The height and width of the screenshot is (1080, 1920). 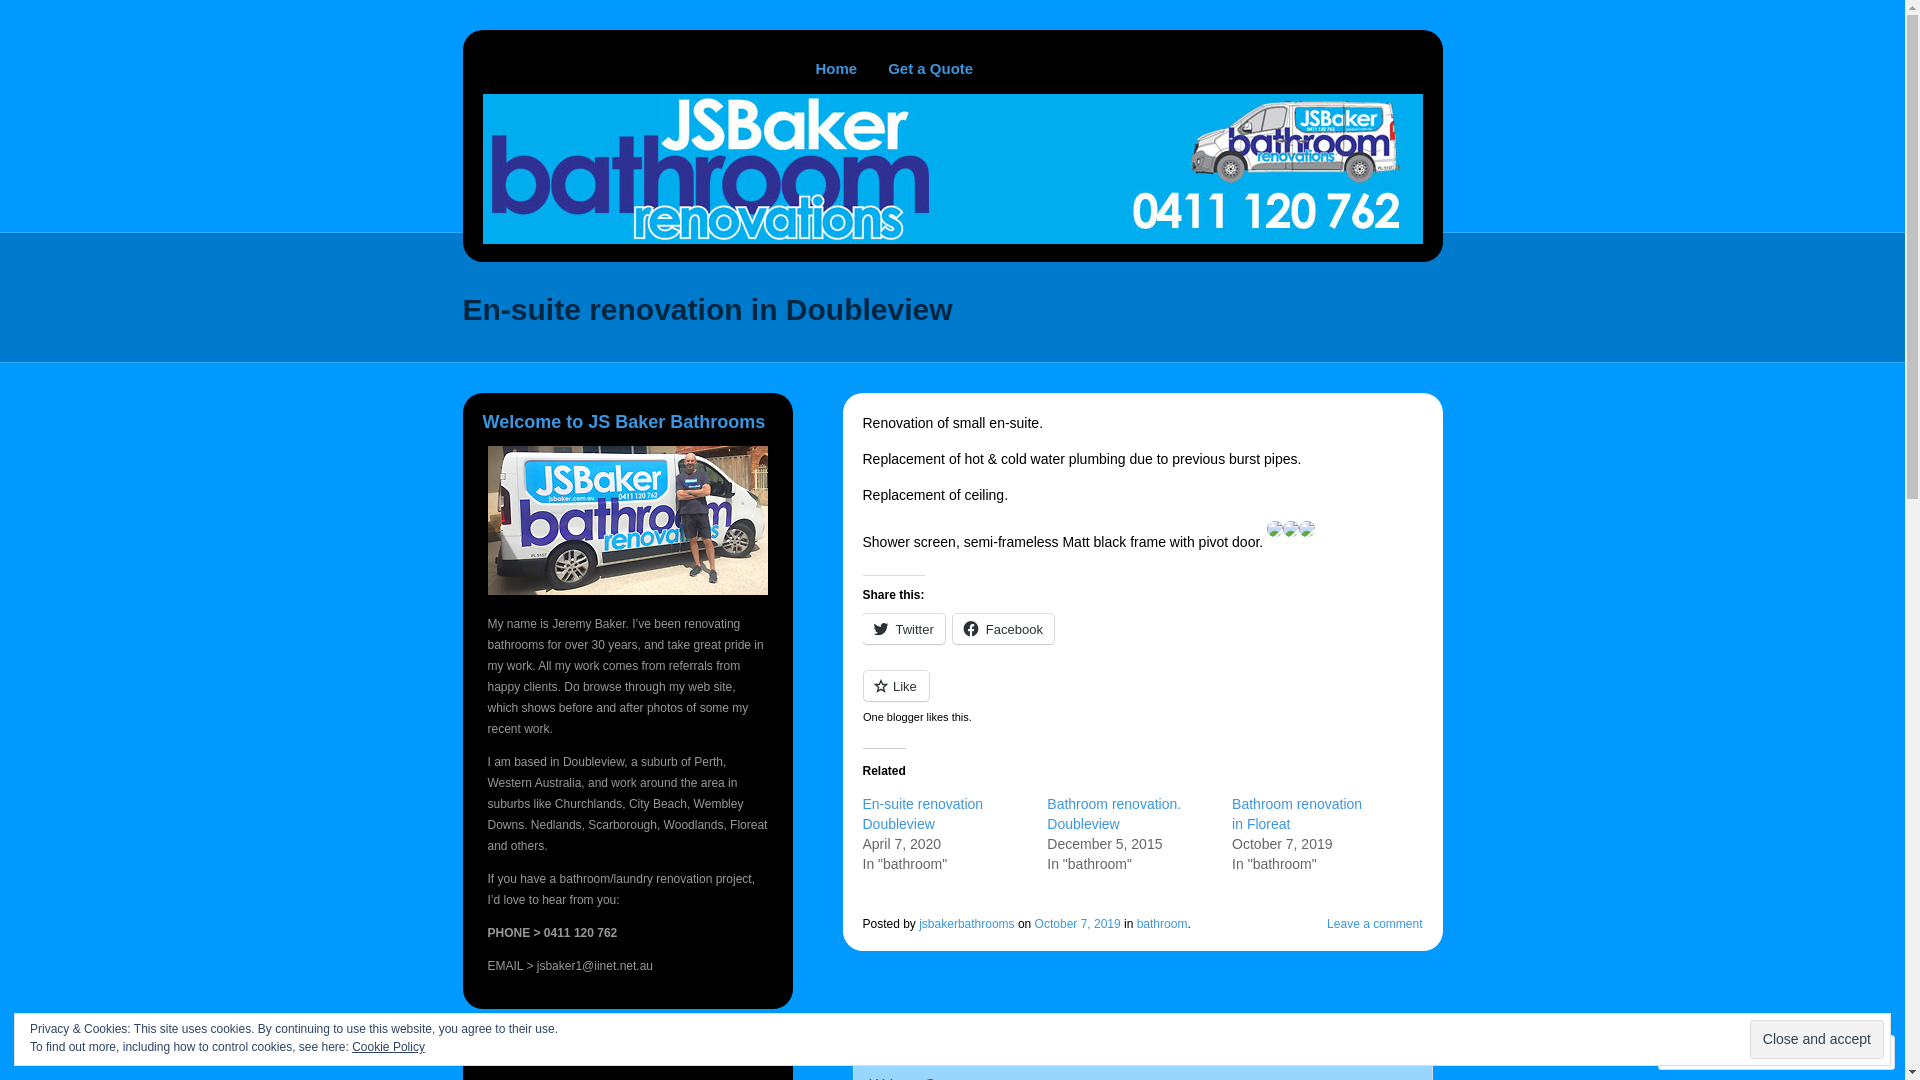 I want to click on 'Twitter', so click(x=901, y=627).